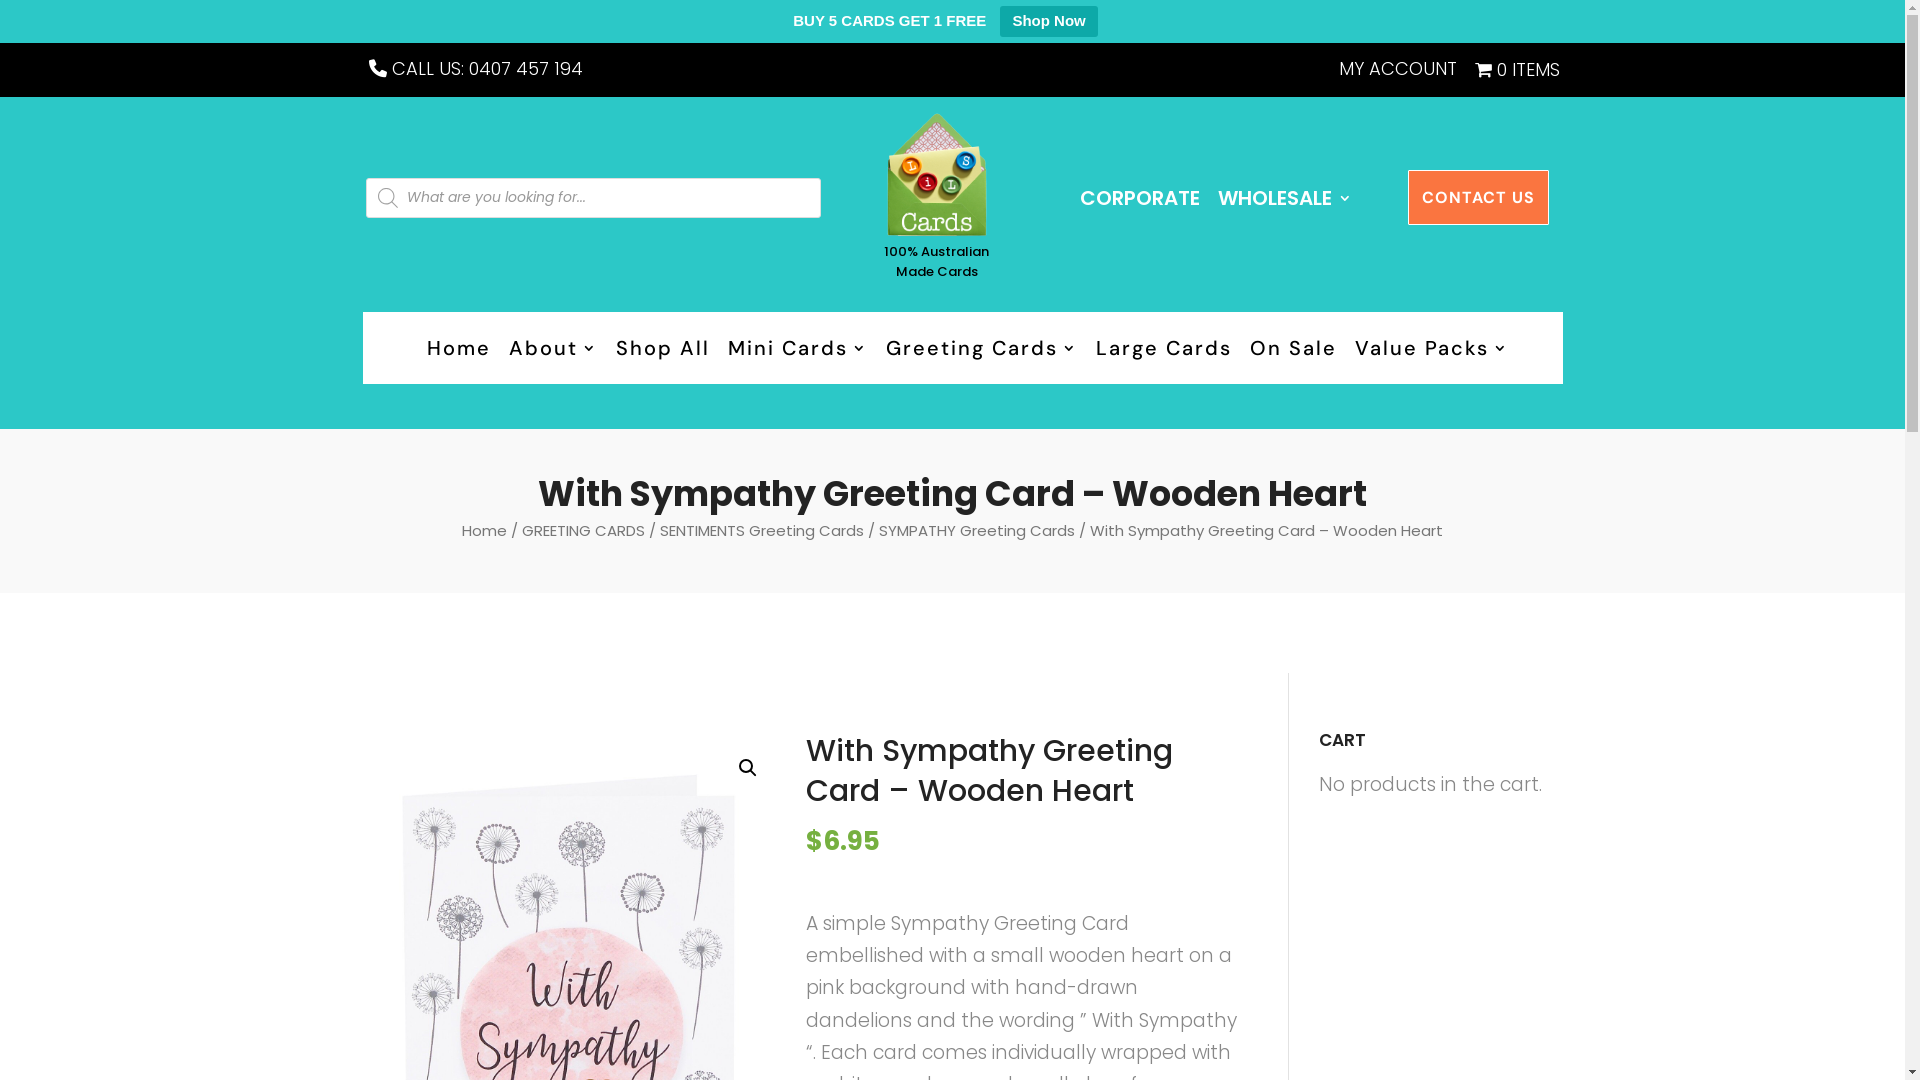 This screenshot has width=1920, height=1080. Describe the element at coordinates (1280, 200) in the screenshot. I see `'WHOLESALE'` at that location.